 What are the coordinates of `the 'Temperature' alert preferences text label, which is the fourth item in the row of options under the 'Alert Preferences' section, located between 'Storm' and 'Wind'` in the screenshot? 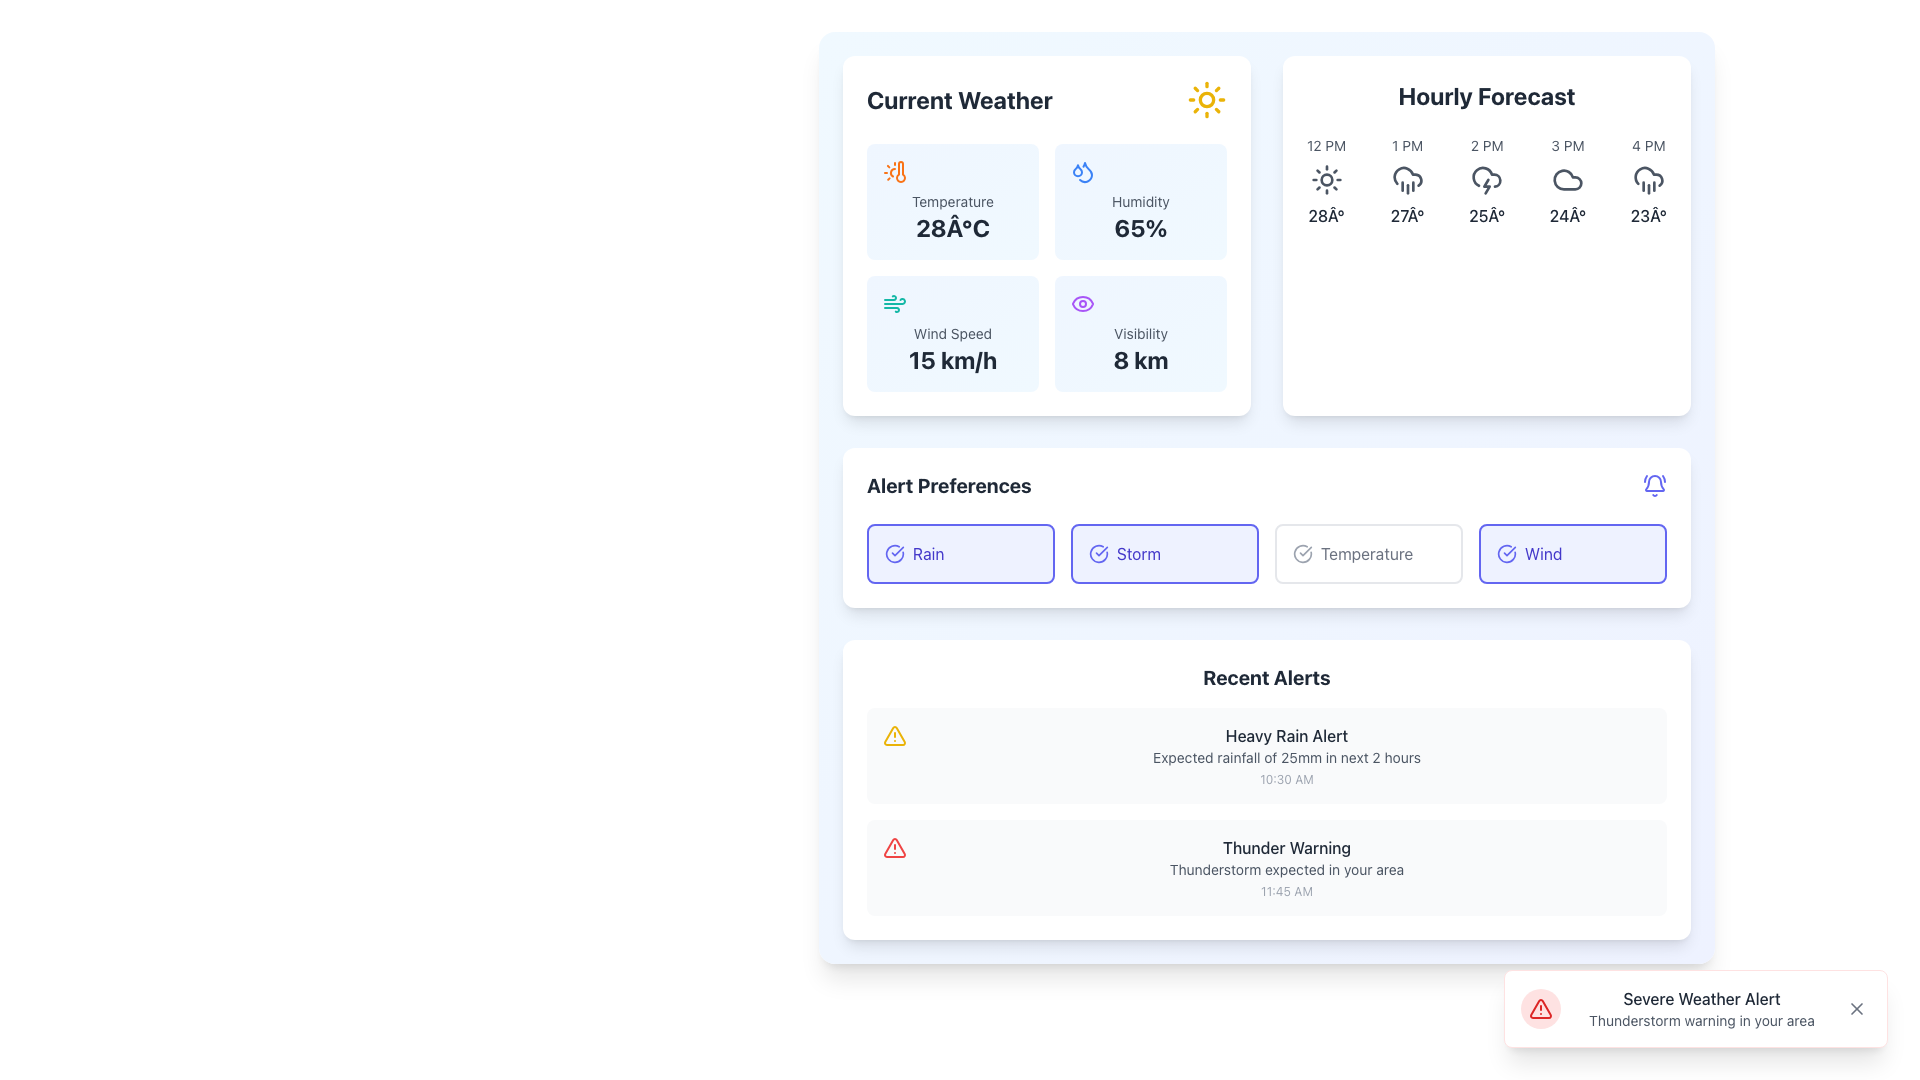 It's located at (1366, 554).